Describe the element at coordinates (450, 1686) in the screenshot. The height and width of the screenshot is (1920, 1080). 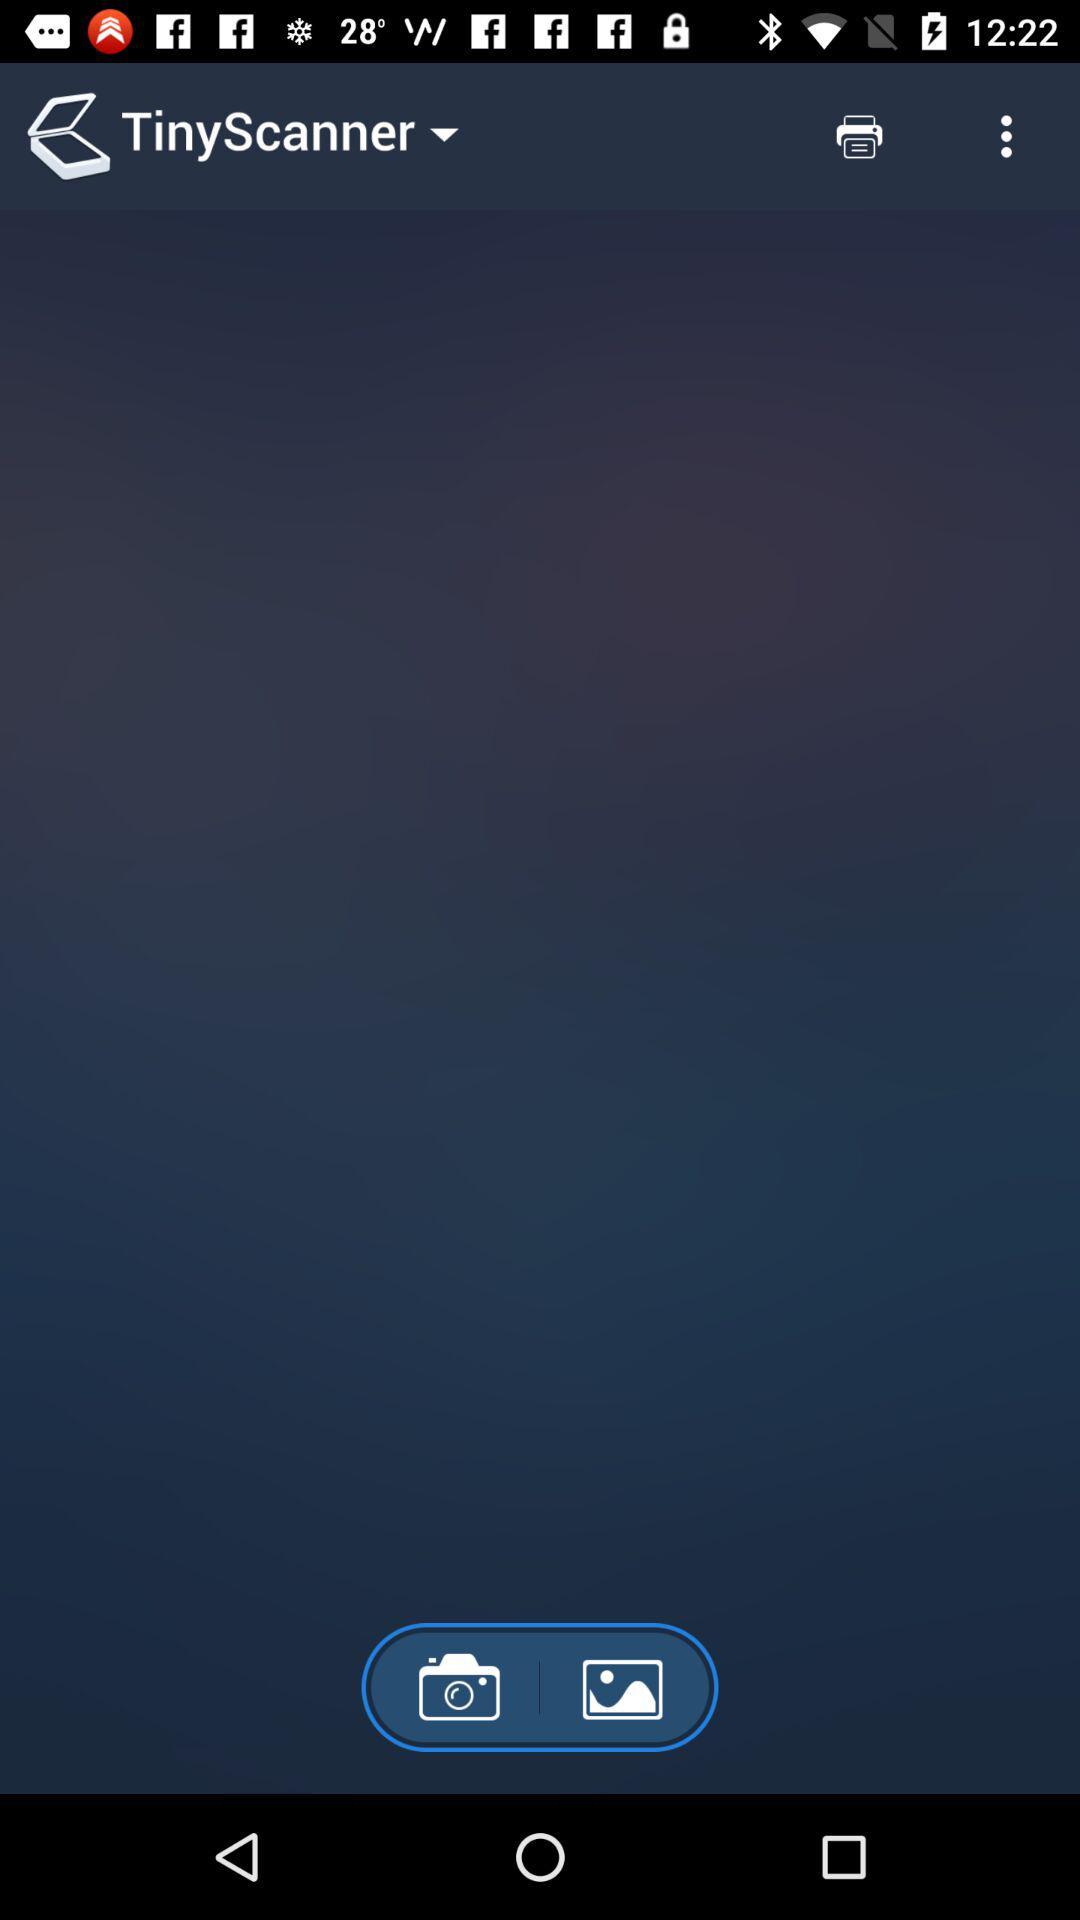
I see `the photo icon` at that location.